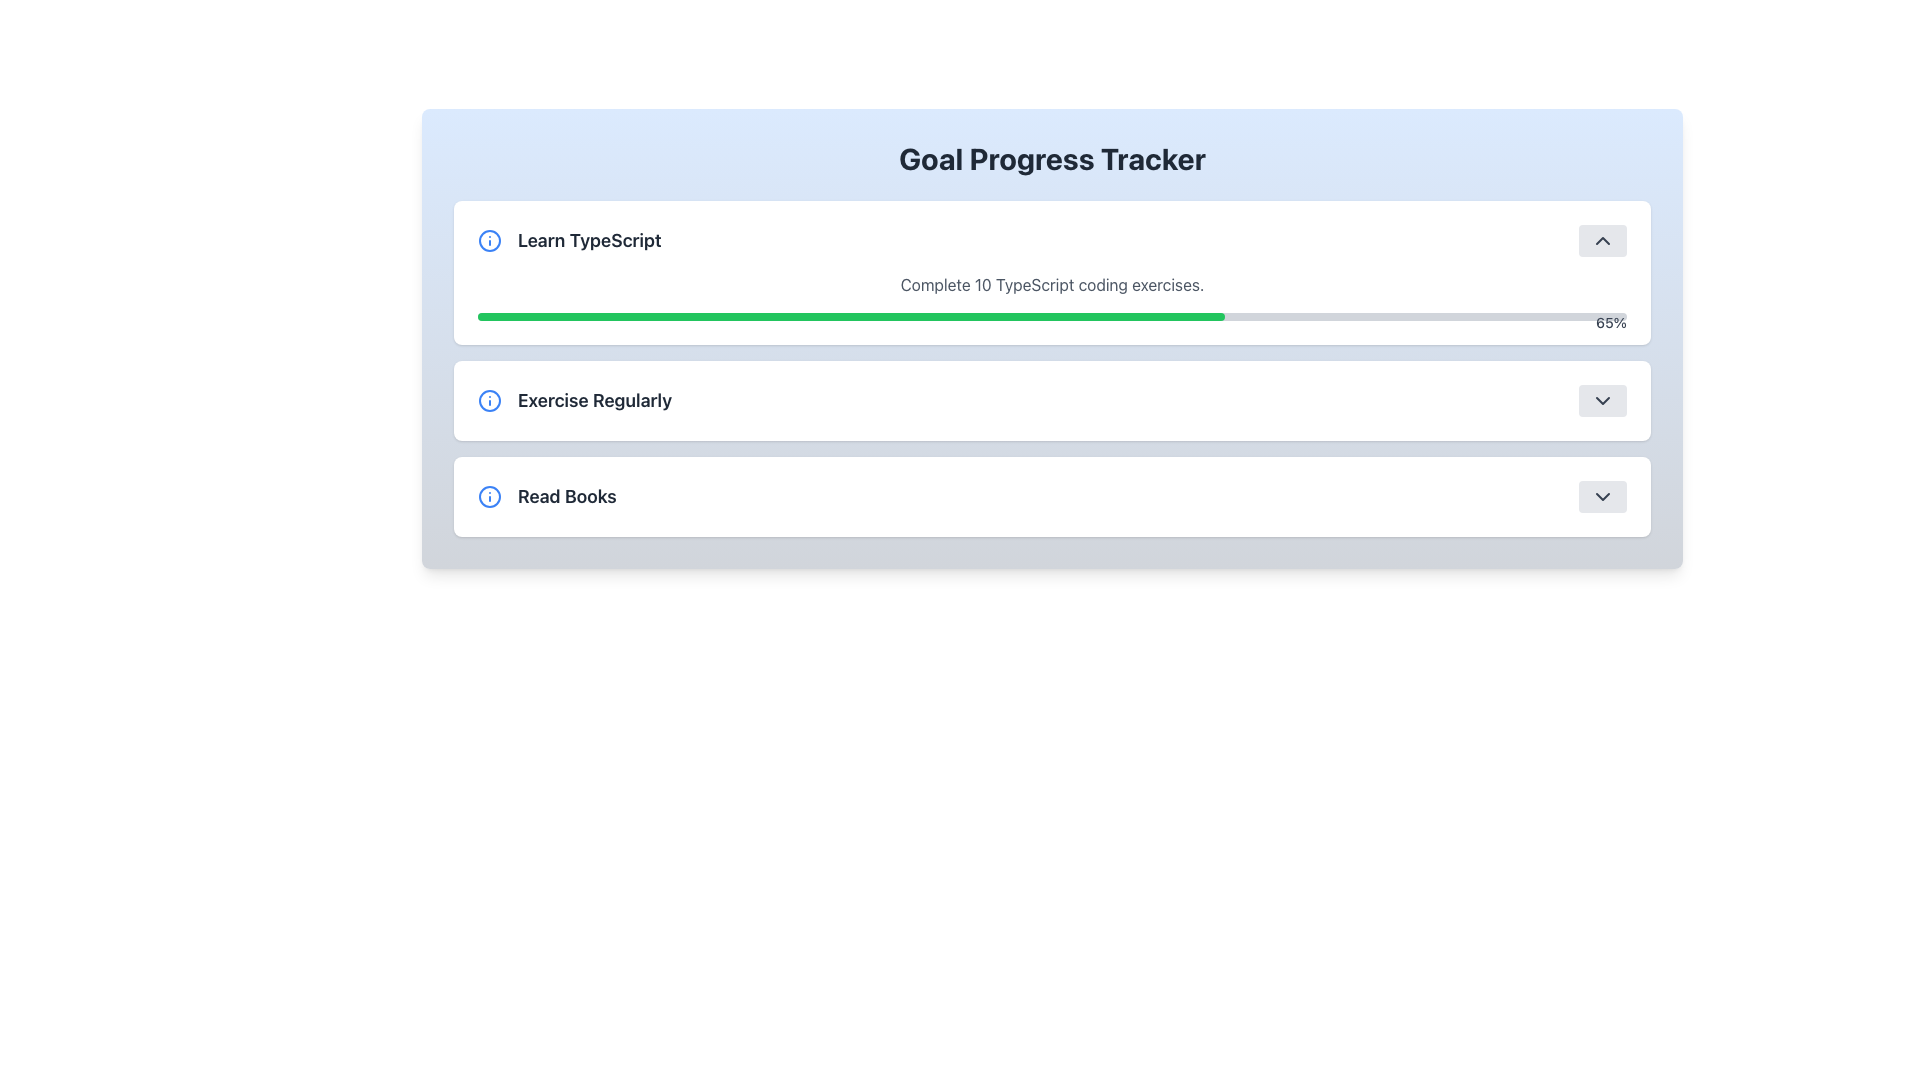 The width and height of the screenshot is (1920, 1080). Describe the element at coordinates (1603, 401) in the screenshot. I see `the toggle button located in the top-right corner of the 'Exercise Regularly' section to visualize its hover effects` at that location.